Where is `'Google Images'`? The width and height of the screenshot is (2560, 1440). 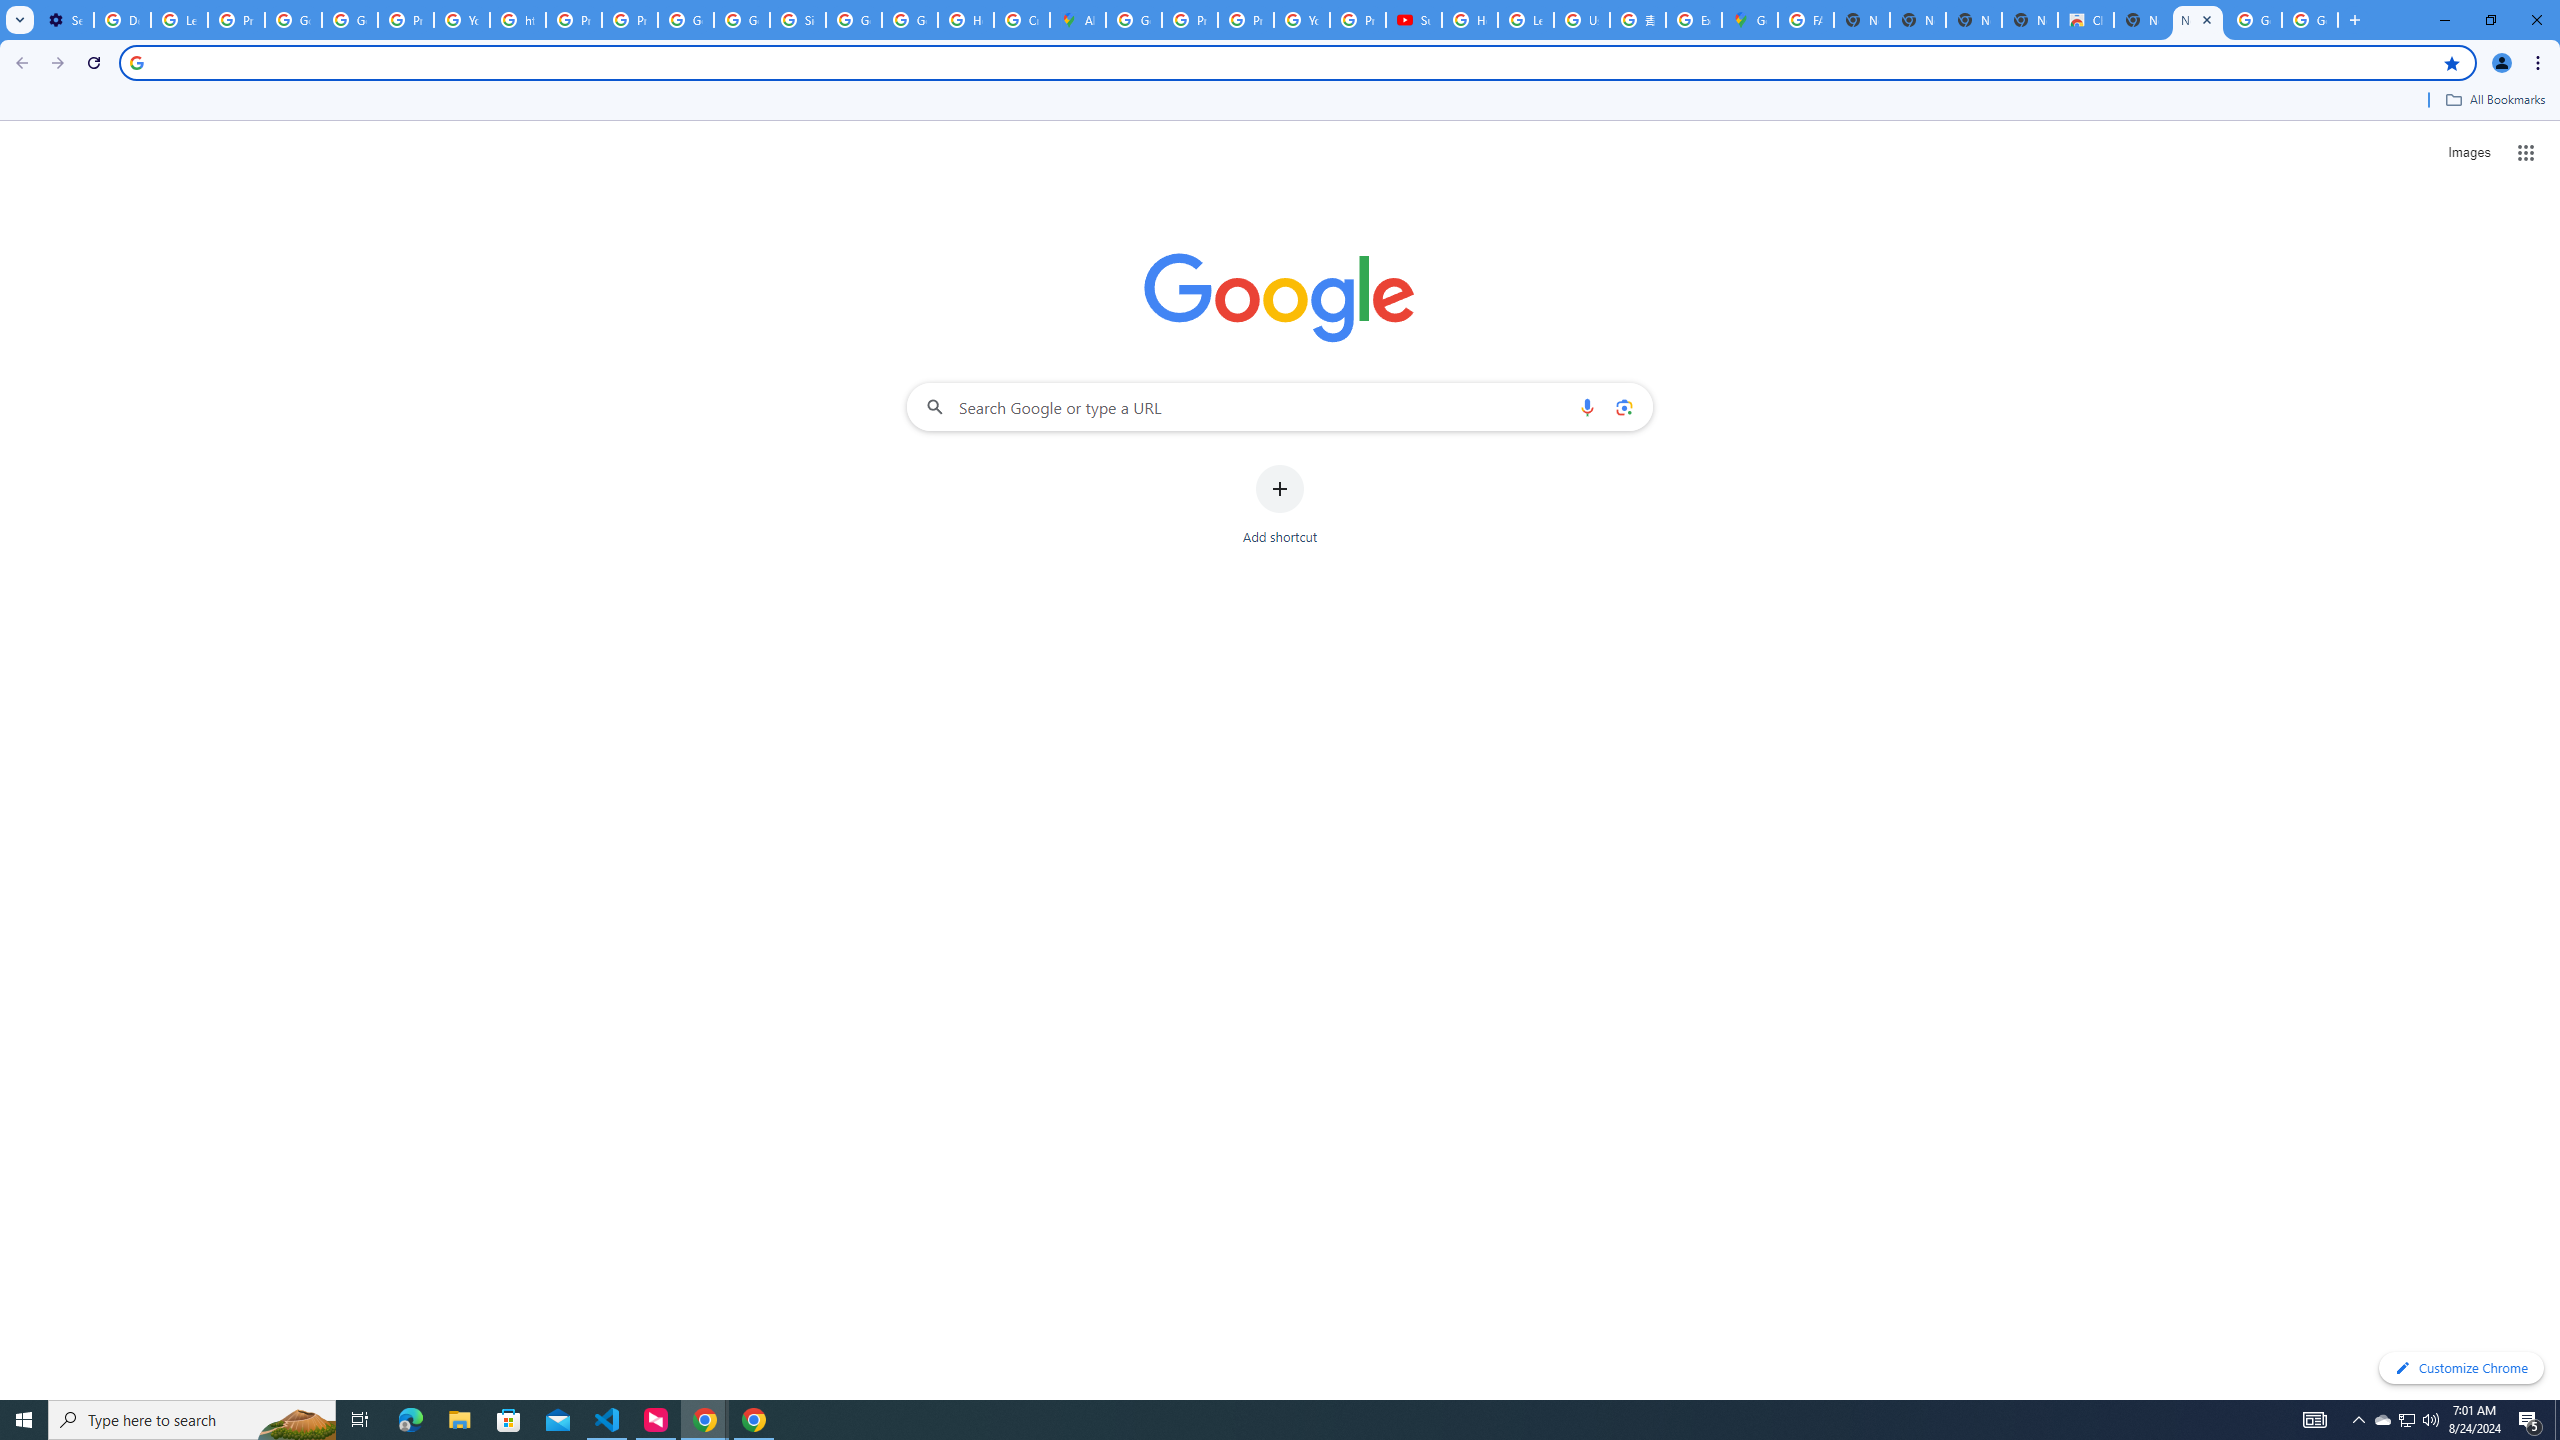 'Google Images' is located at coordinates (2254, 19).